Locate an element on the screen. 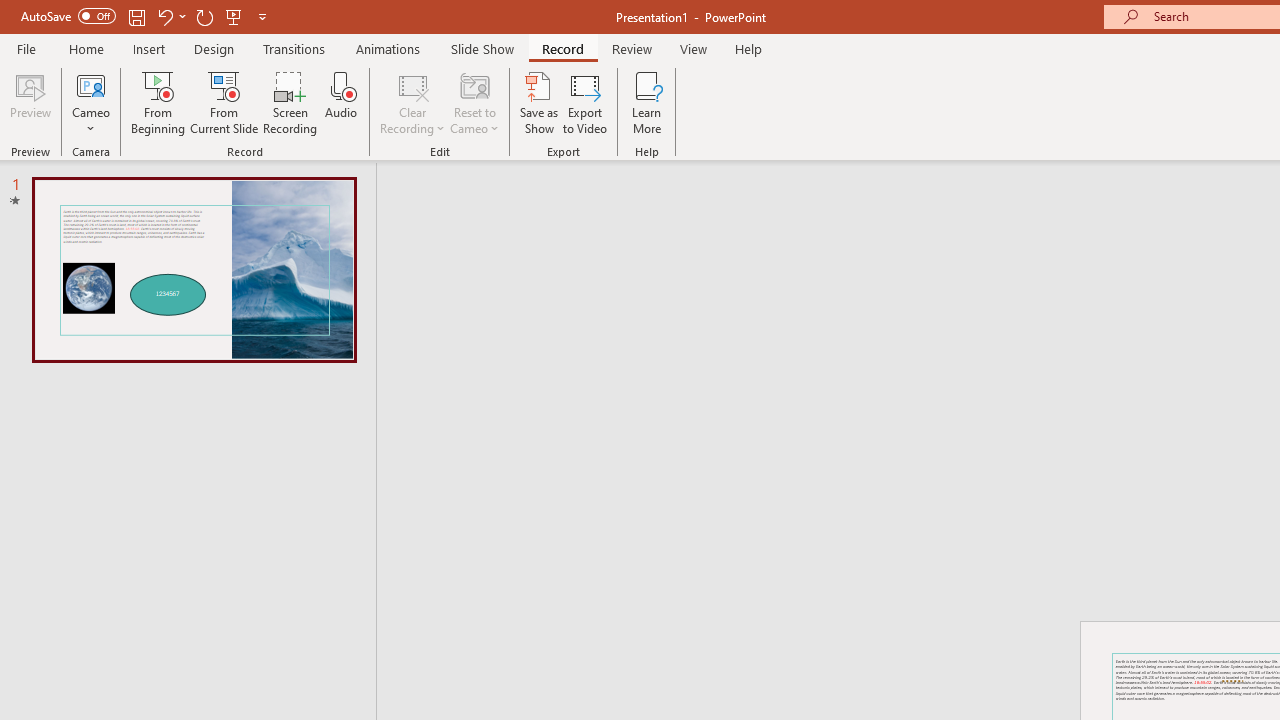 Image resolution: width=1280 pixels, height=720 pixels. 'From Beginning...' is located at coordinates (157, 103).